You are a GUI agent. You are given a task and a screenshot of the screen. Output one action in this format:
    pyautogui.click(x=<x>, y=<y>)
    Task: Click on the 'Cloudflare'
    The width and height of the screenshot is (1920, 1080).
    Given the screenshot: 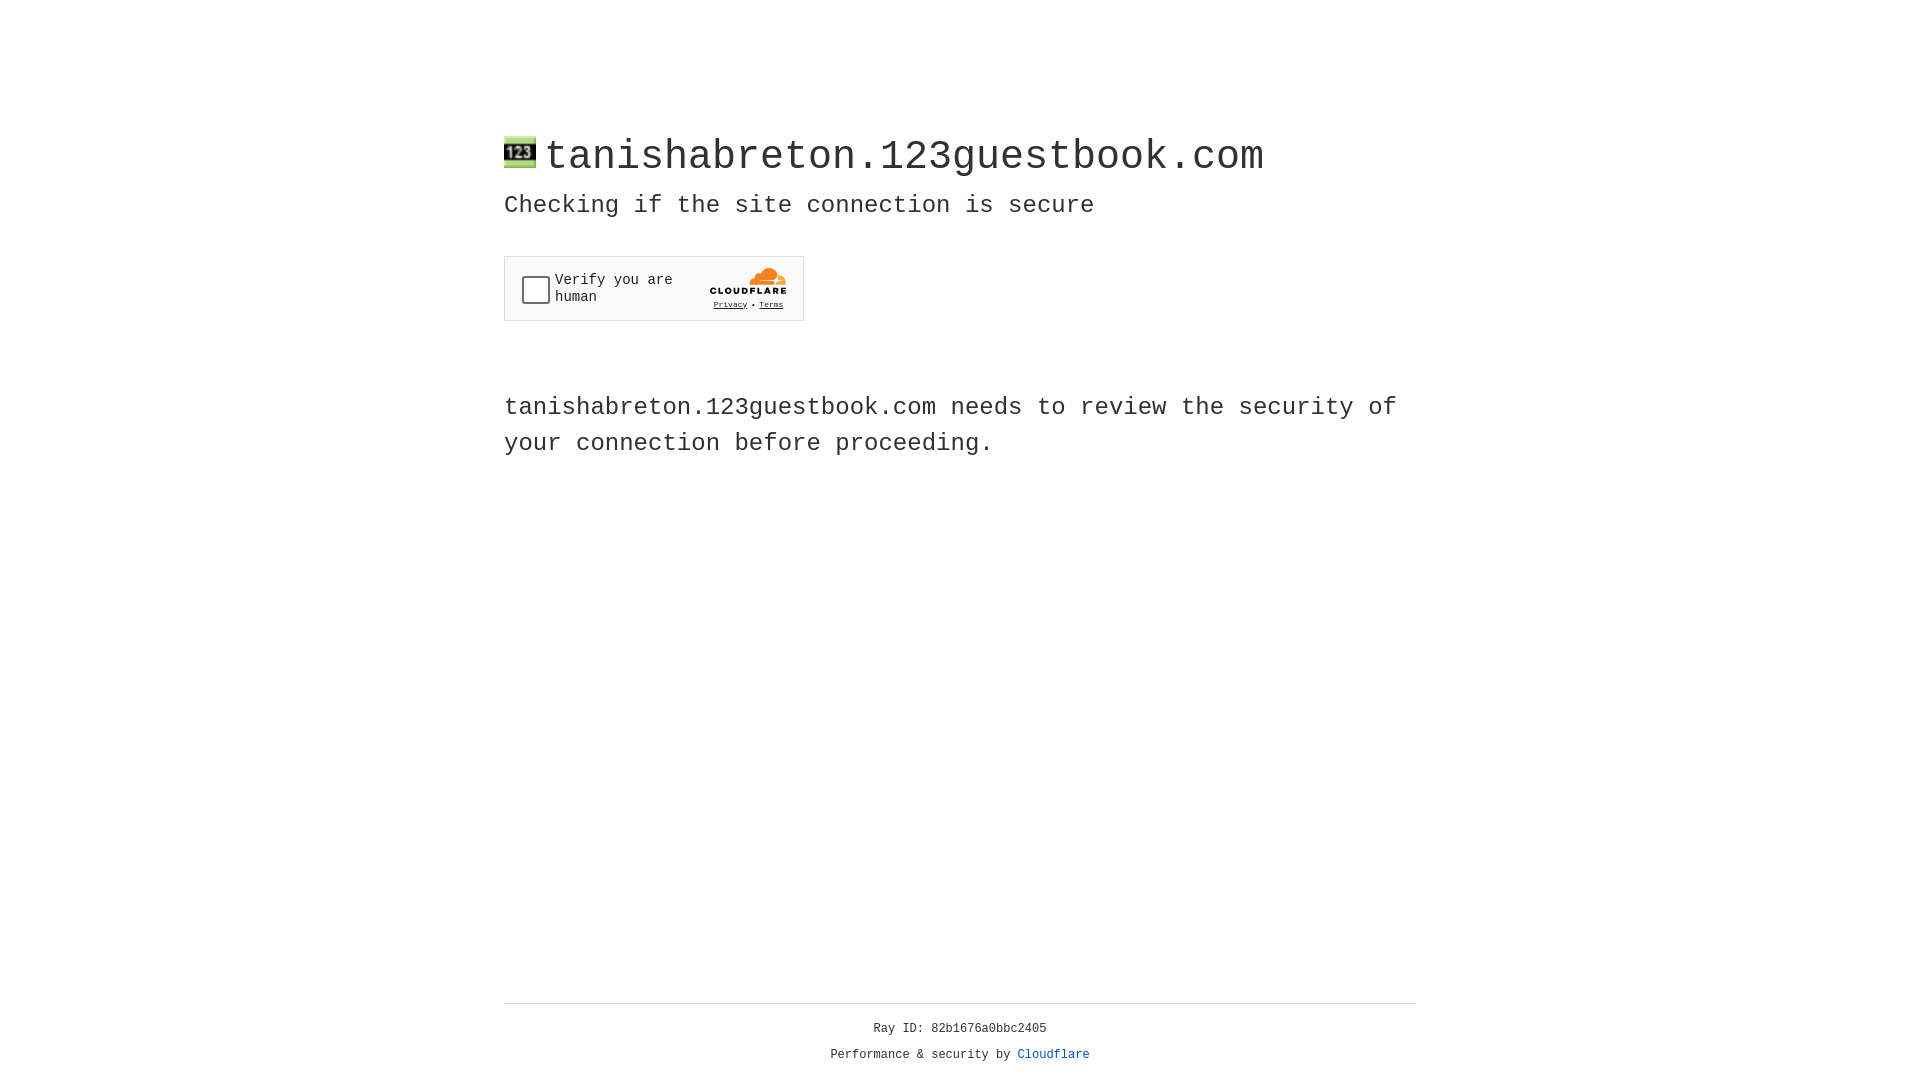 What is the action you would take?
    pyautogui.click(x=1053, y=1054)
    